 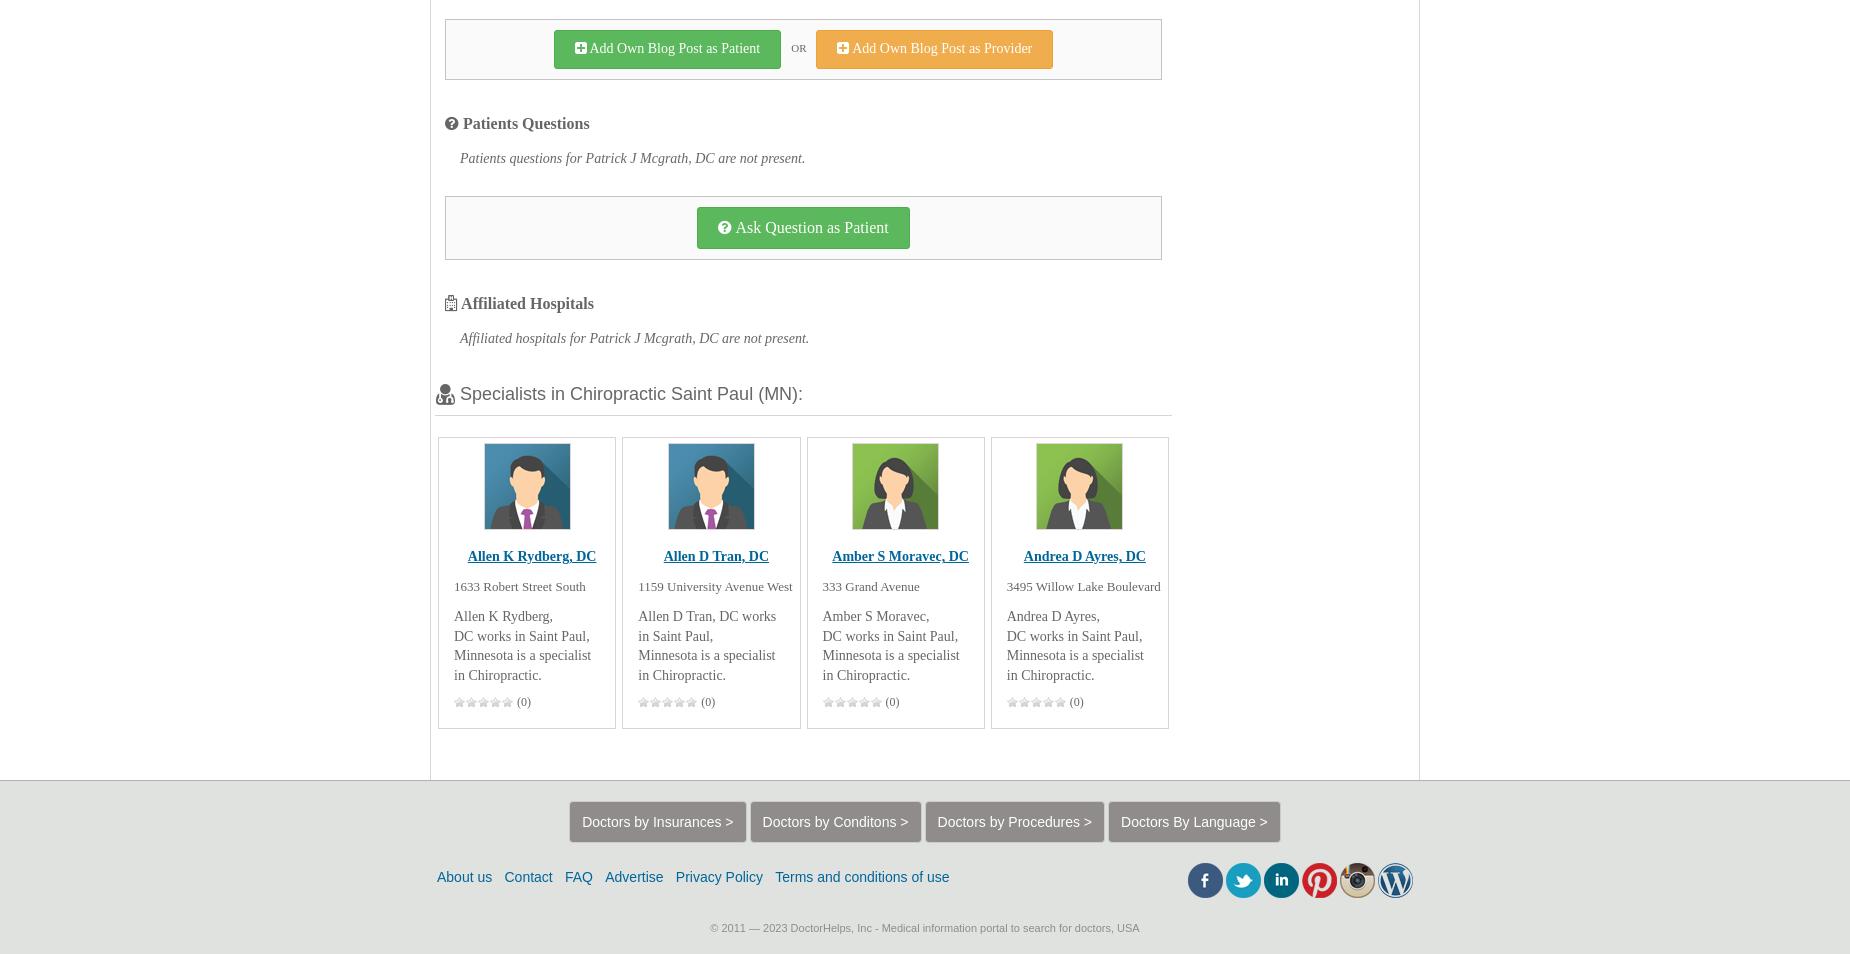 I want to click on 'Patients questions for Patrick J Mcgrath, DC are not present.', so click(x=458, y=157).